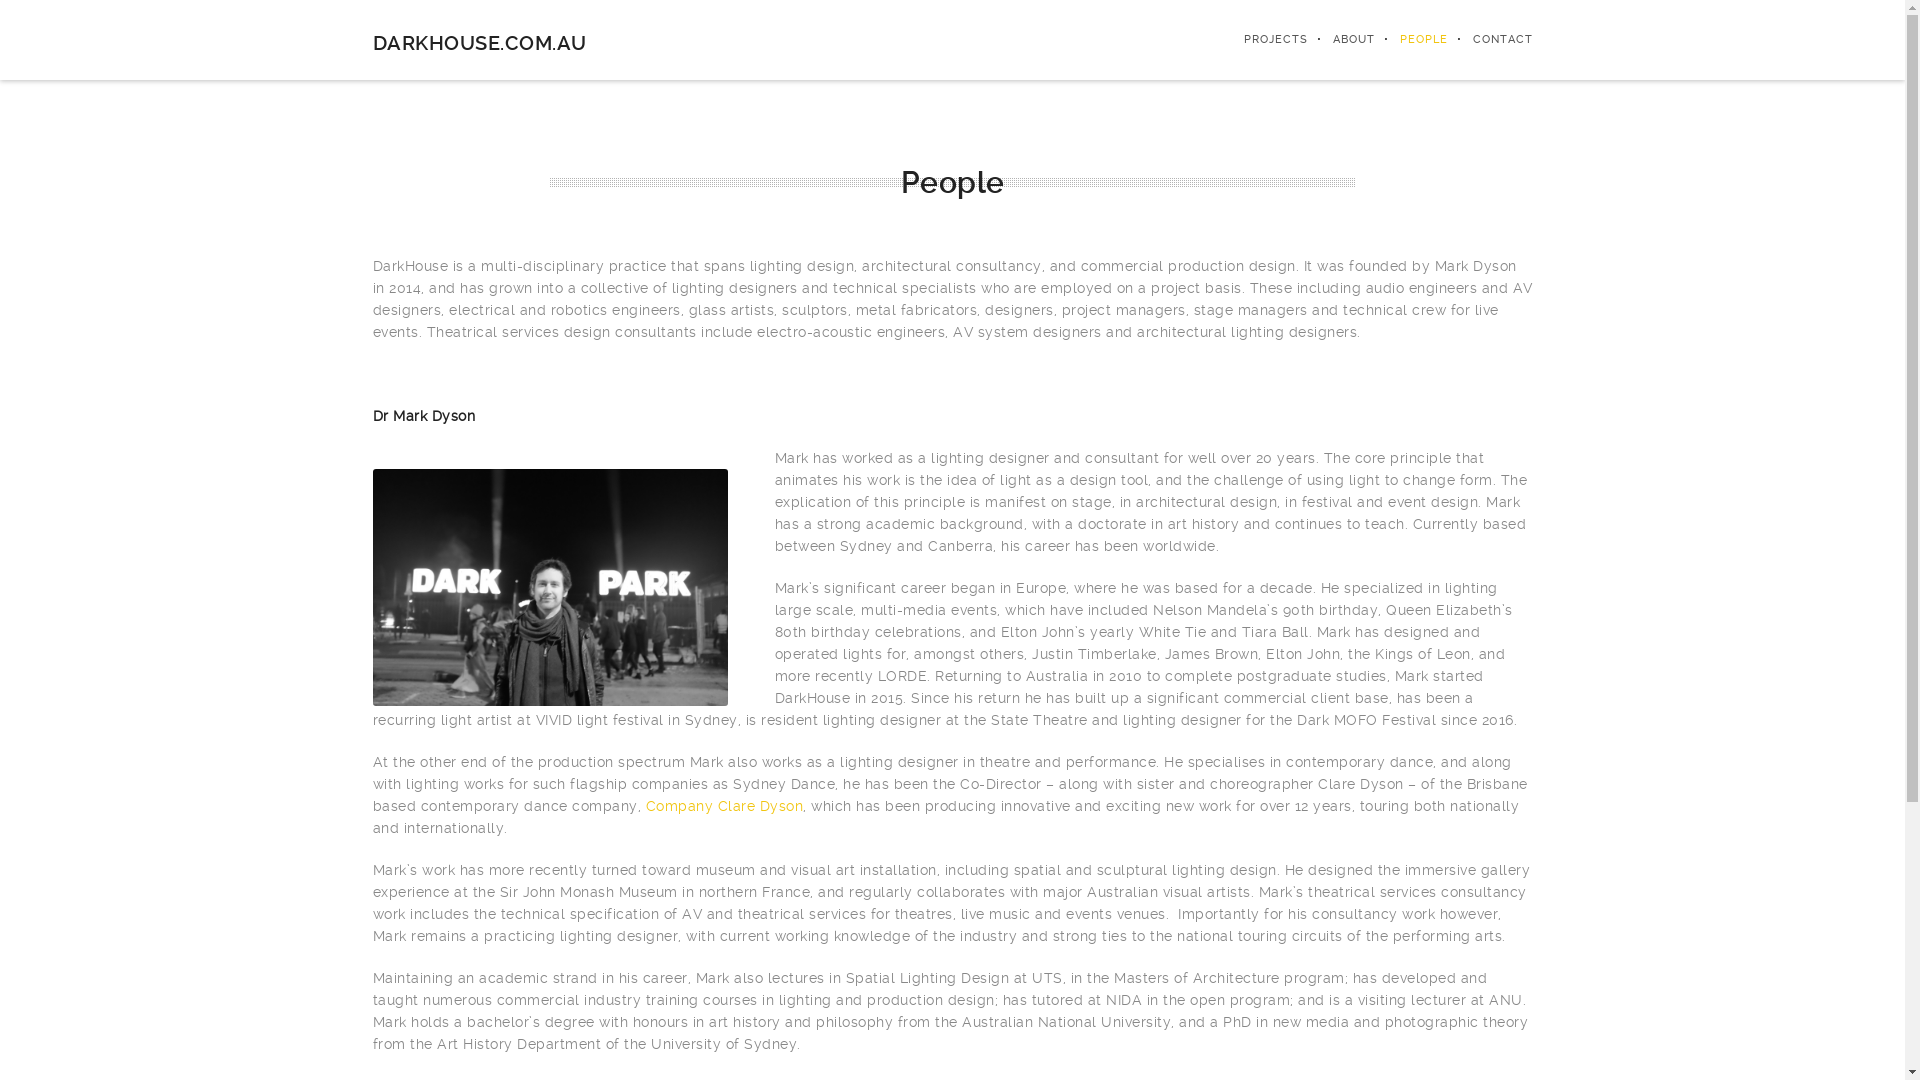  Describe the element at coordinates (1490, 39) in the screenshot. I see `'CONTACT'` at that location.